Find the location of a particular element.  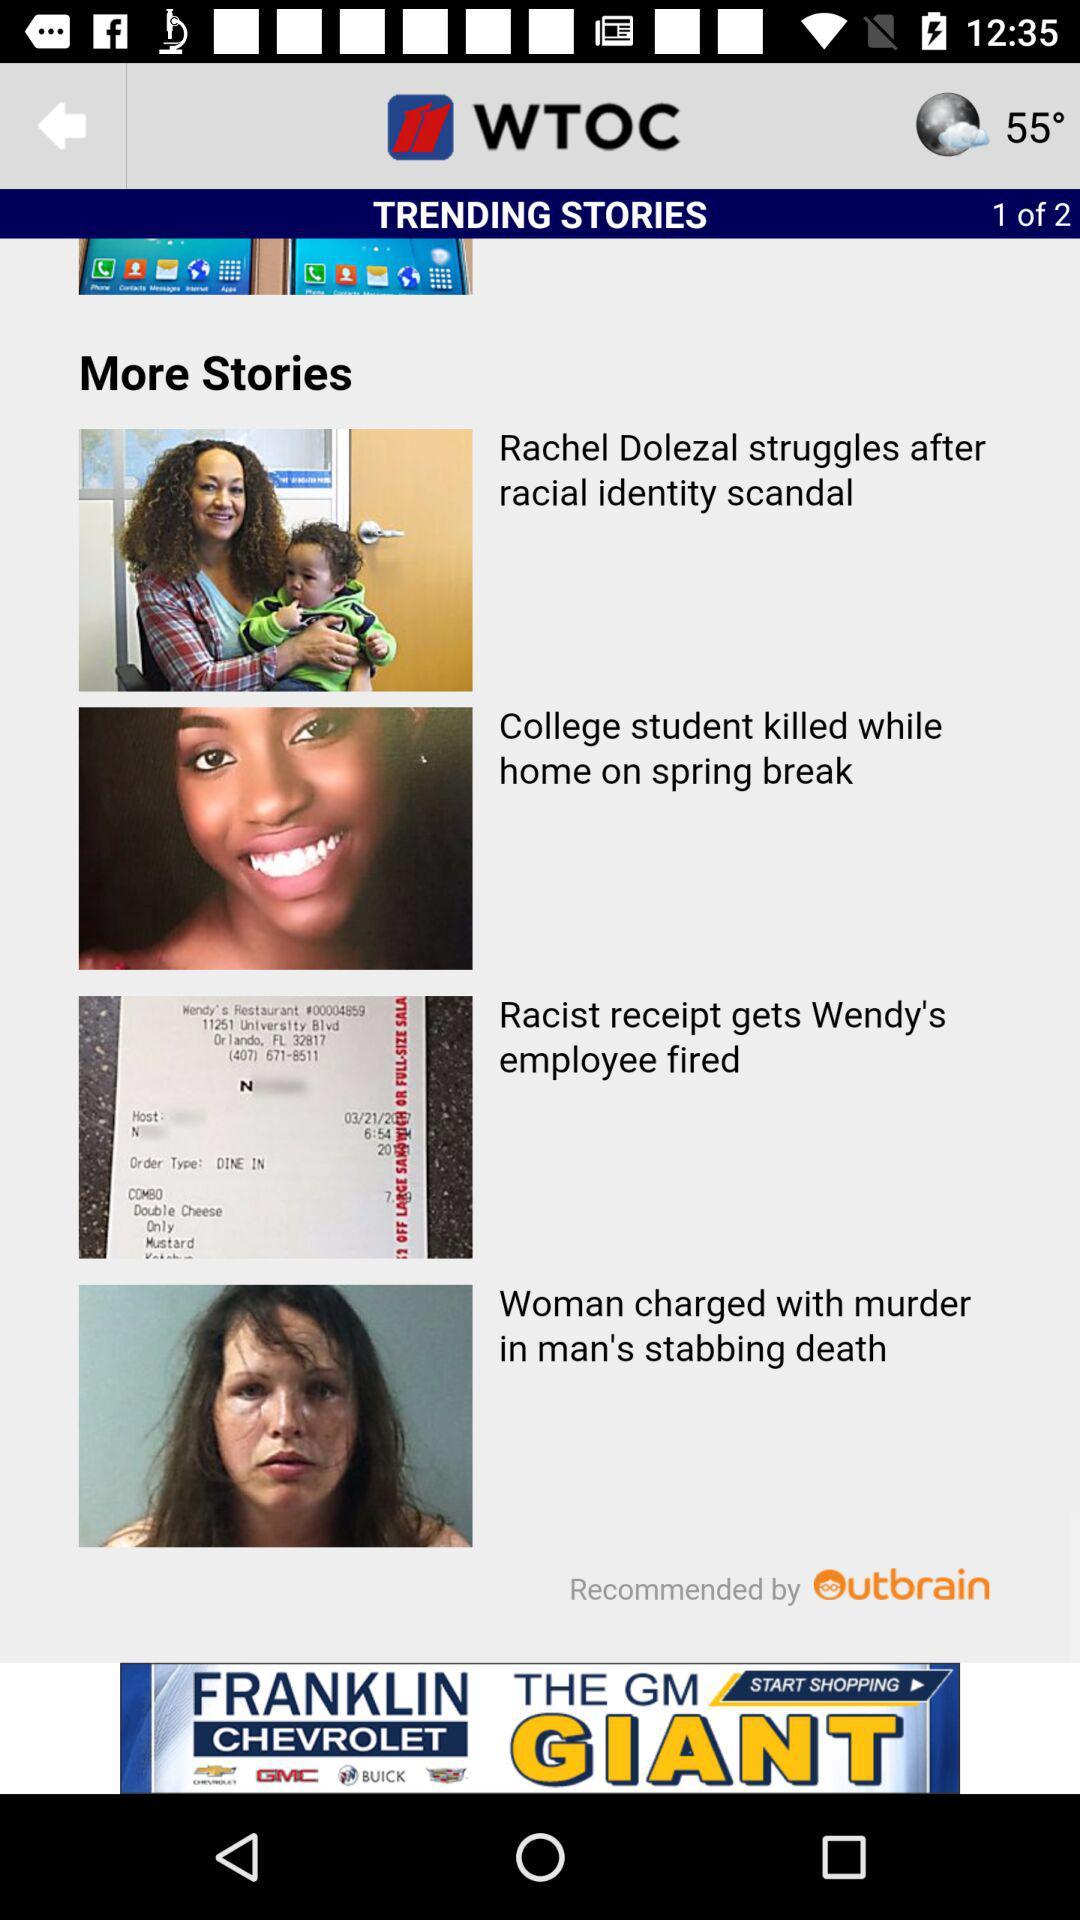

the star icon is located at coordinates (988, 124).